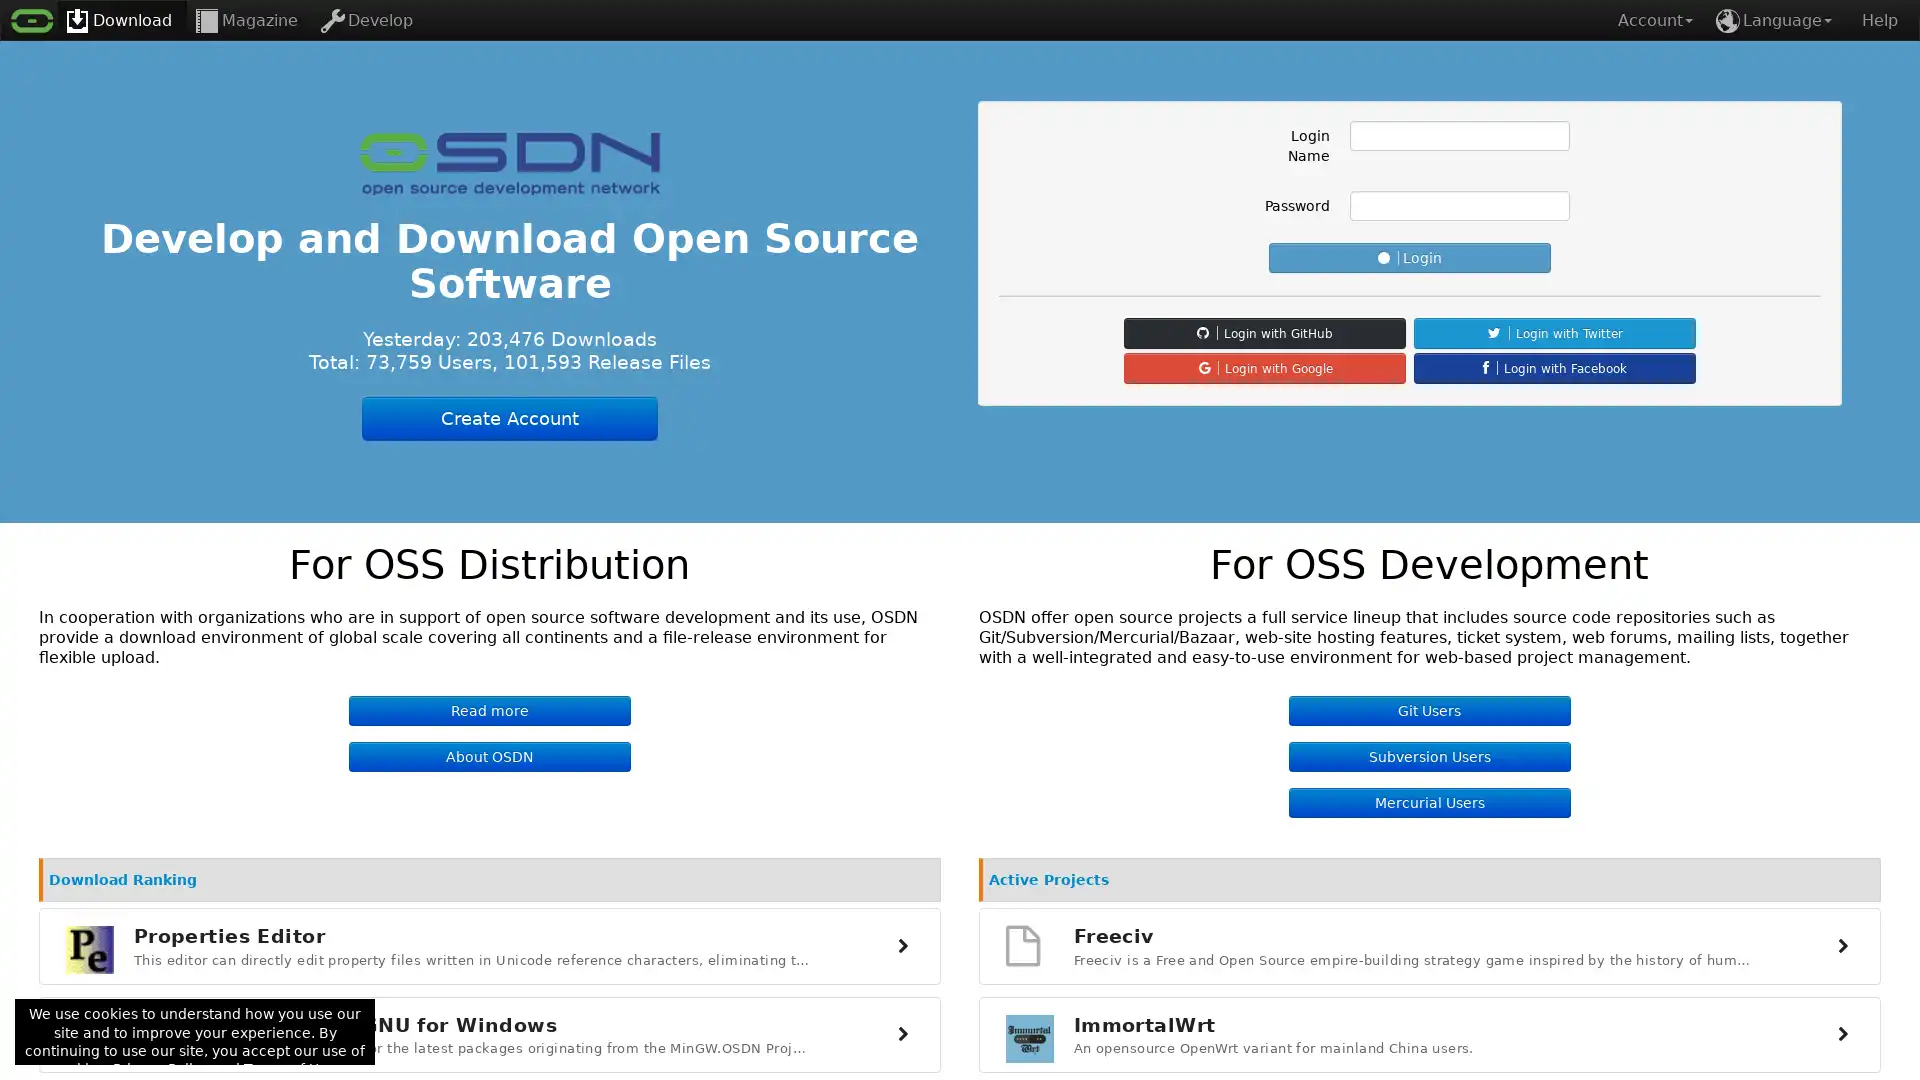 Image resolution: width=1920 pixels, height=1080 pixels. I want to click on Login, so click(1409, 257).